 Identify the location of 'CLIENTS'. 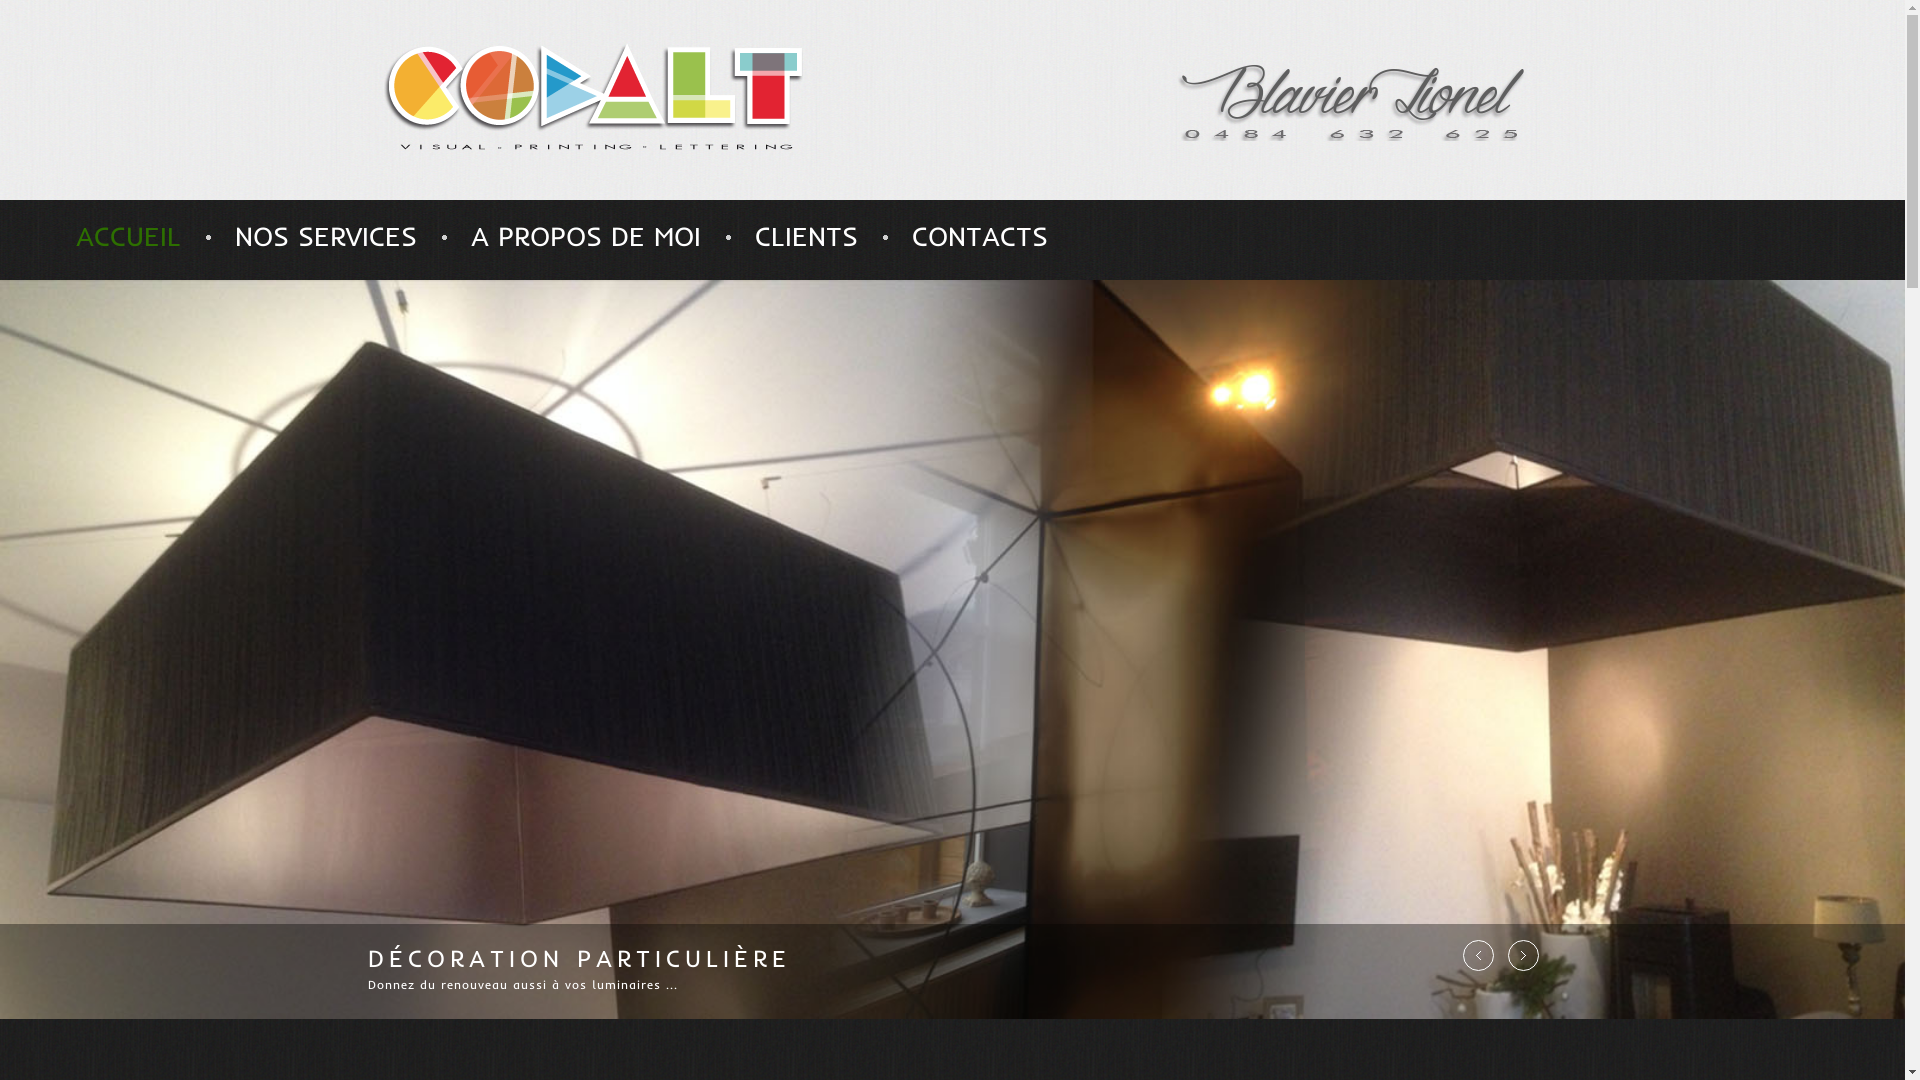
(753, 235).